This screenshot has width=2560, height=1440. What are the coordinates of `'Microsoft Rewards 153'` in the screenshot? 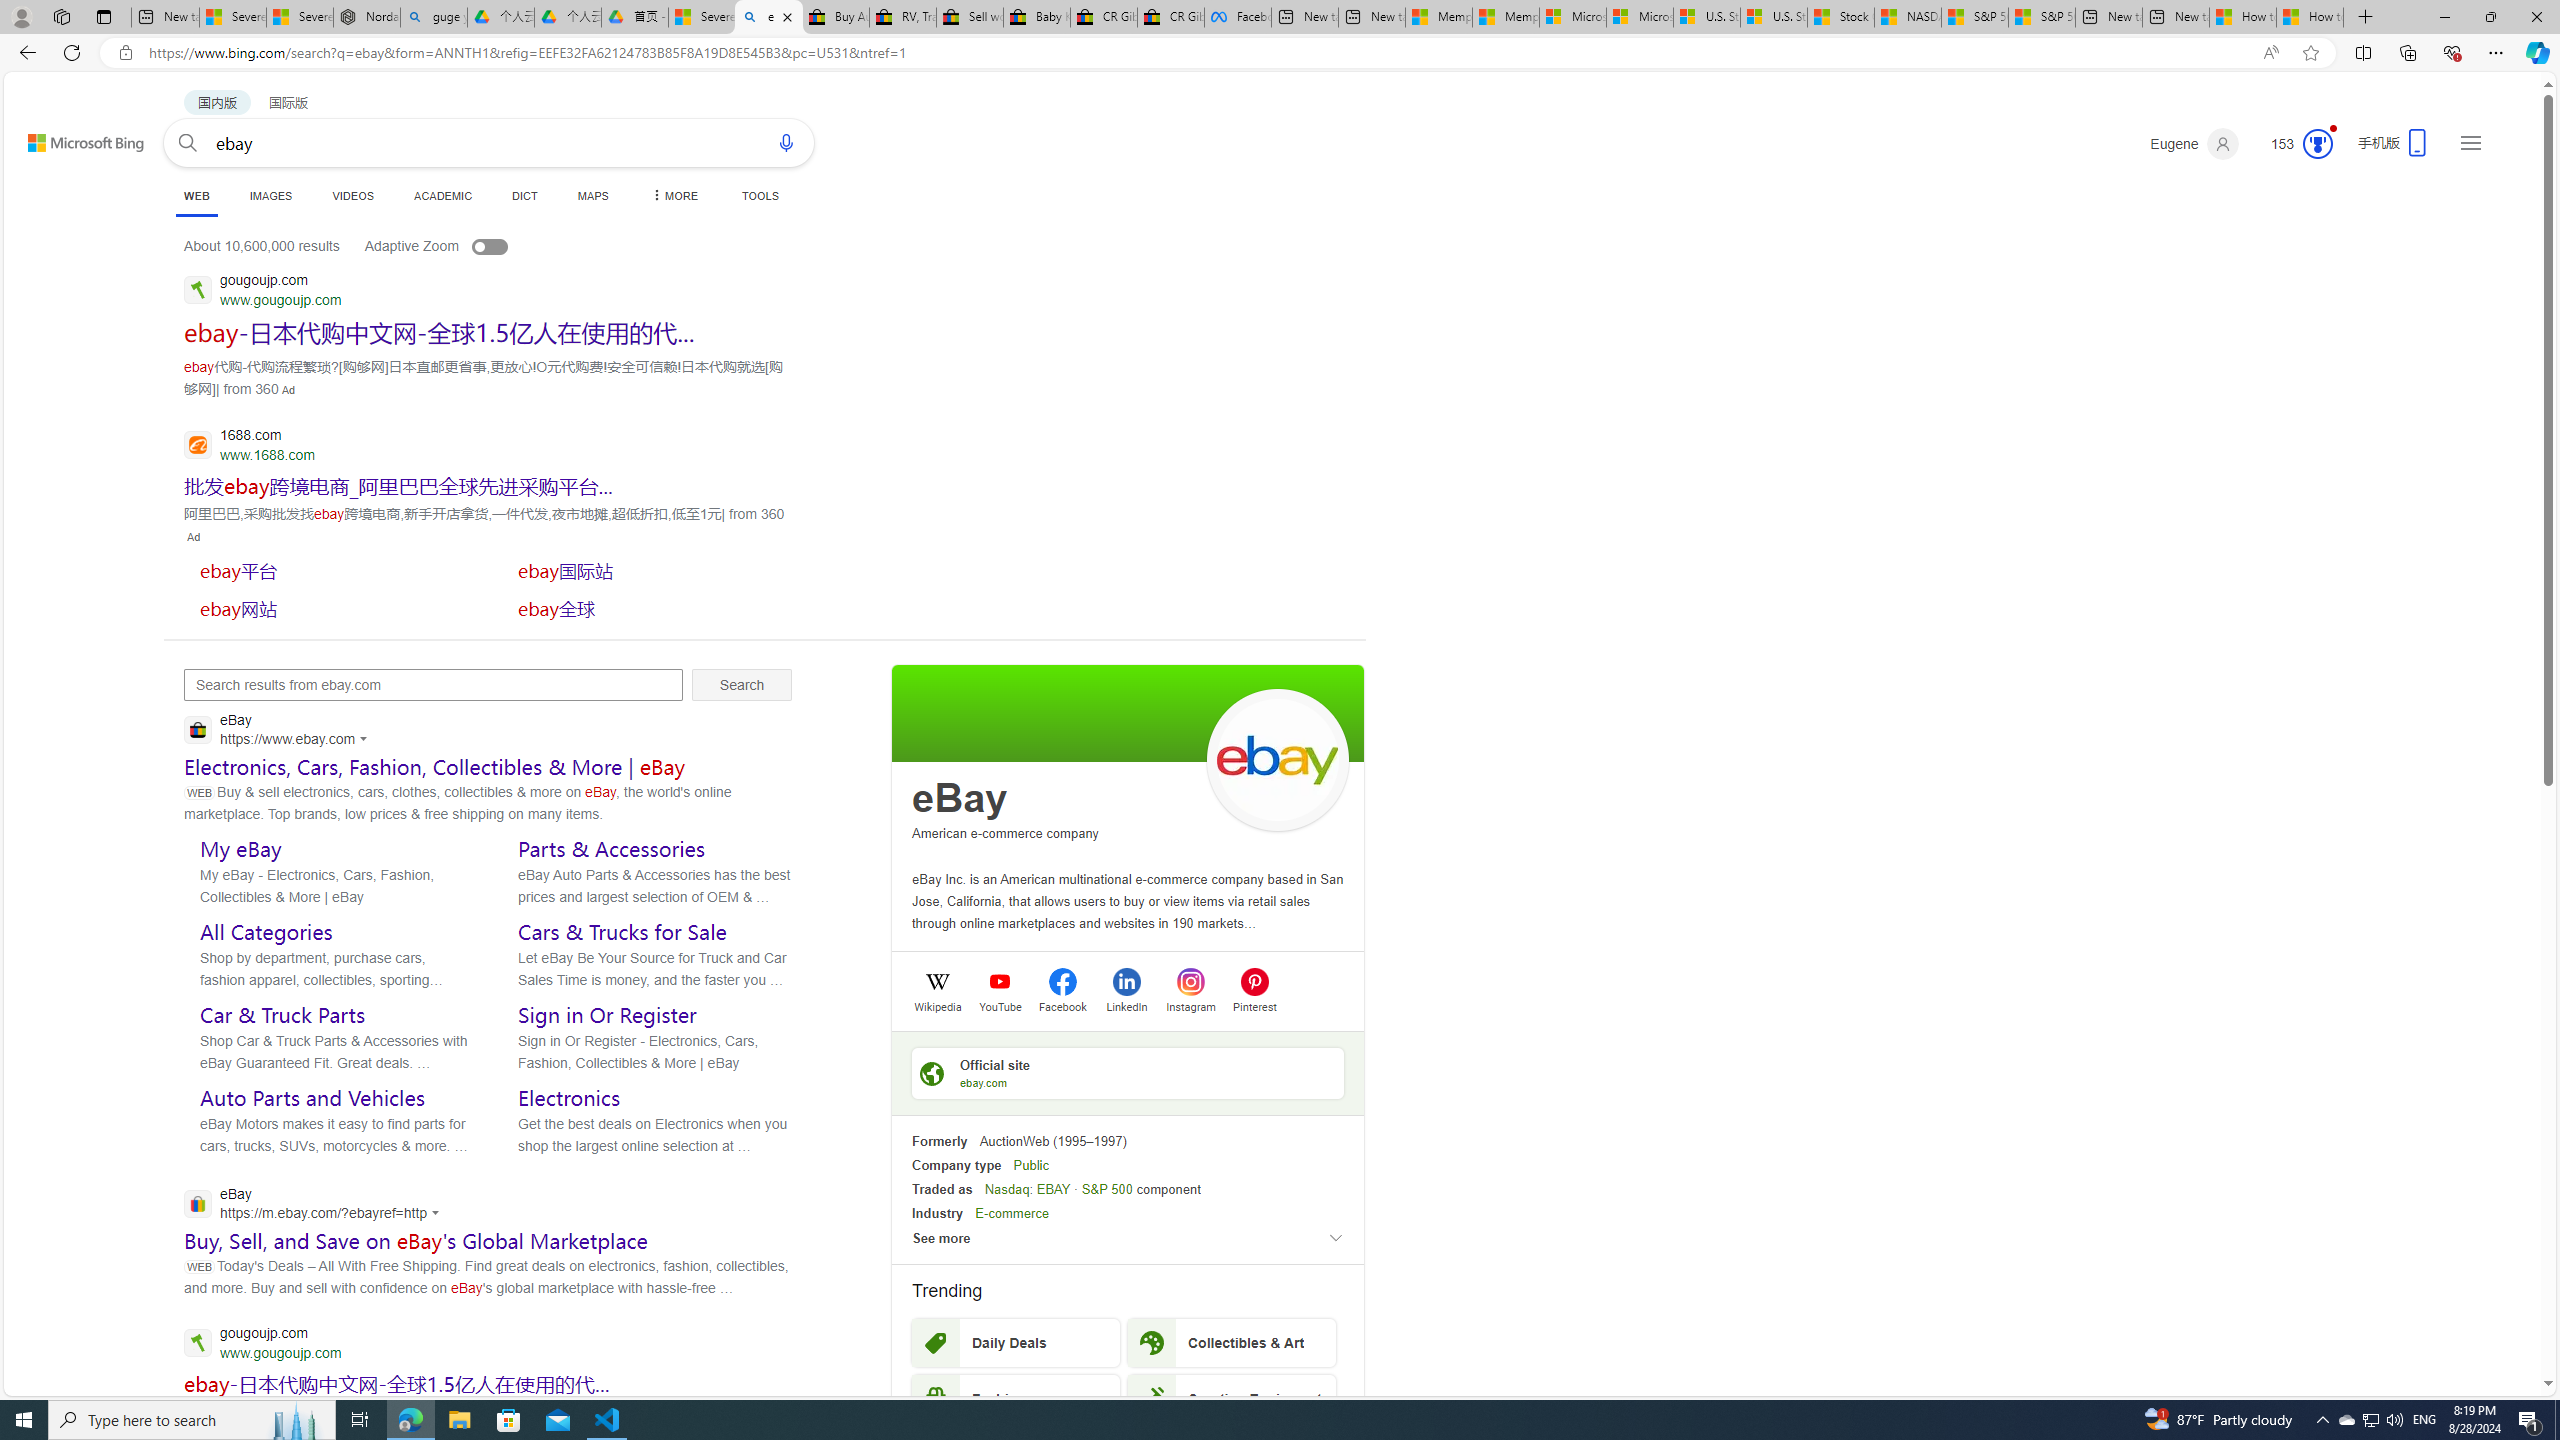 It's located at (2292, 143).